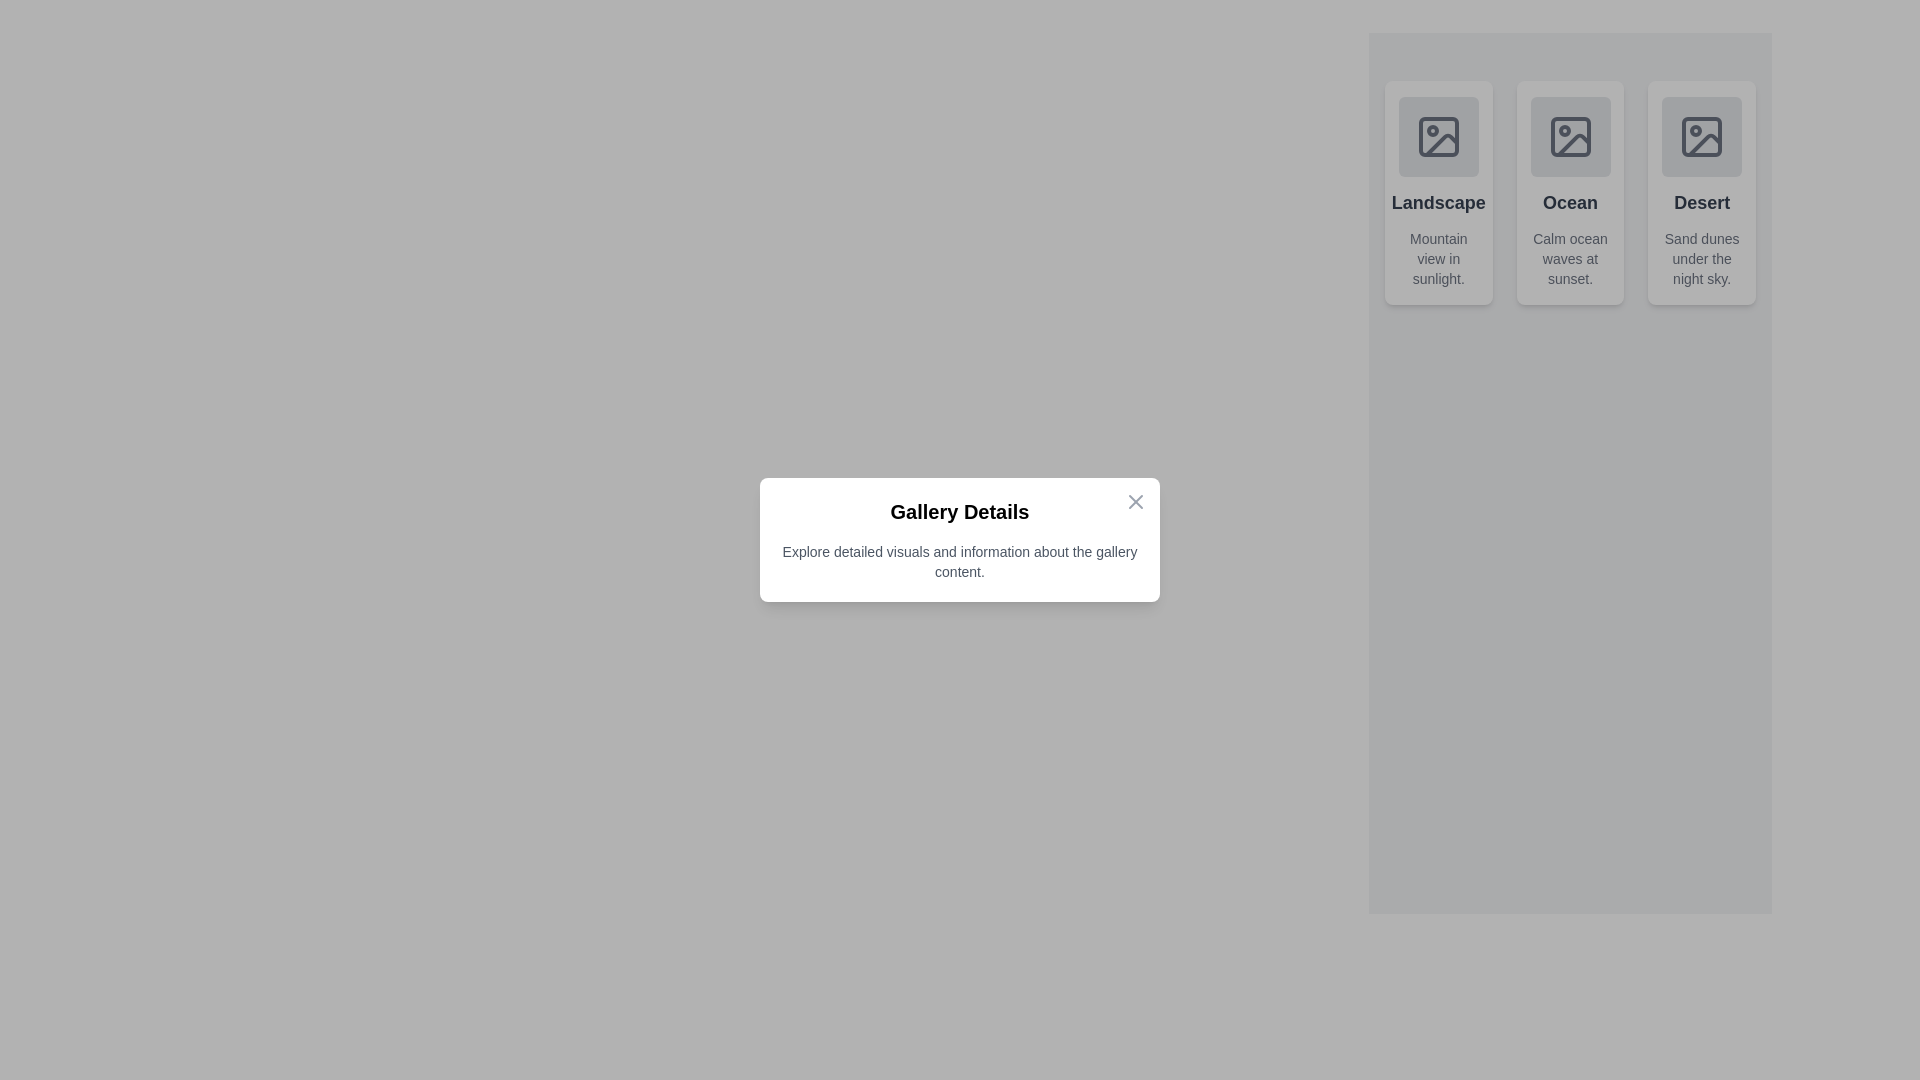  What do you see at coordinates (1437, 136) in the screenshot?
I see `the square-shaped icon subcomponent within the 'Landscape' card located at the top region of the first card in a row of three cards` at bounding box center [1437, 136].